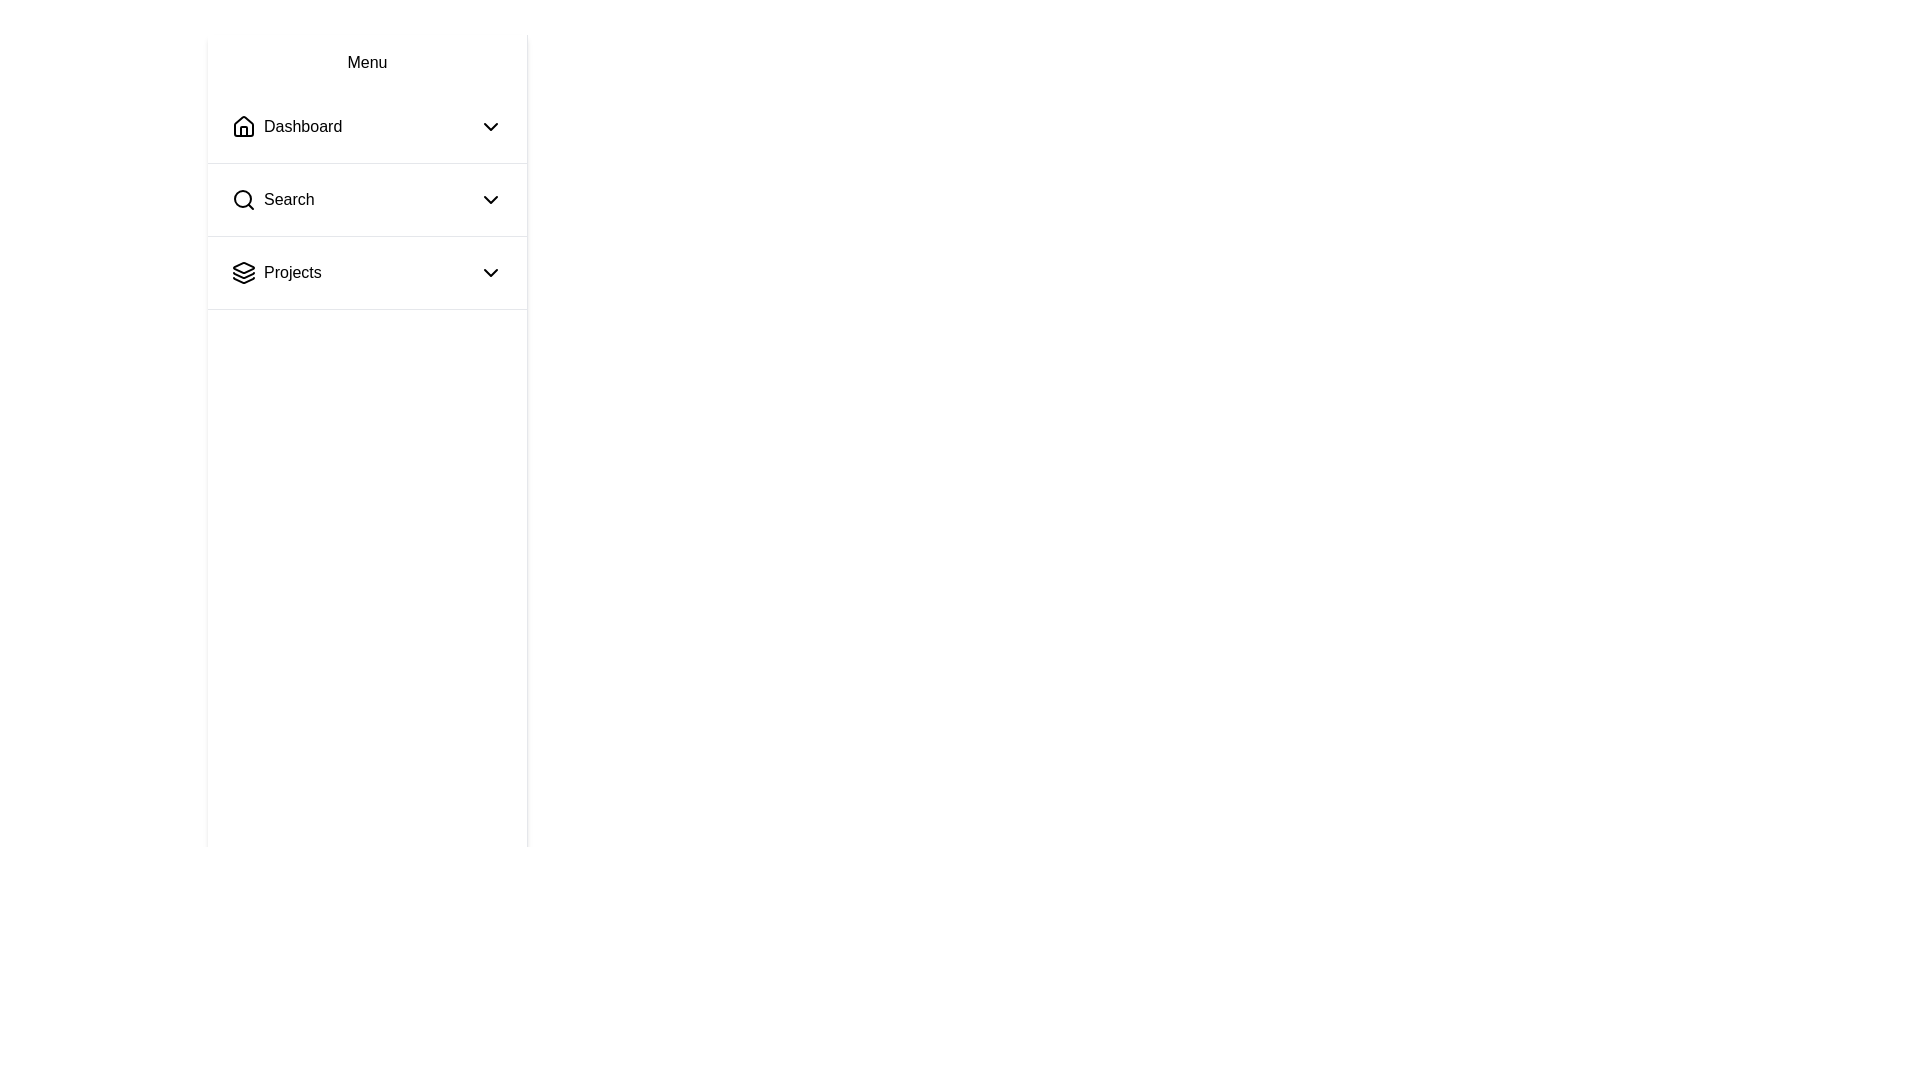 The height and width of the screenshot is (1080, 1920). What do you see at coordinates (302, 127) in the screenshot?
I see `the 'Dashboard' text label located beside the house icon in the vertical navigation menu` at bounding box center [302, 127].